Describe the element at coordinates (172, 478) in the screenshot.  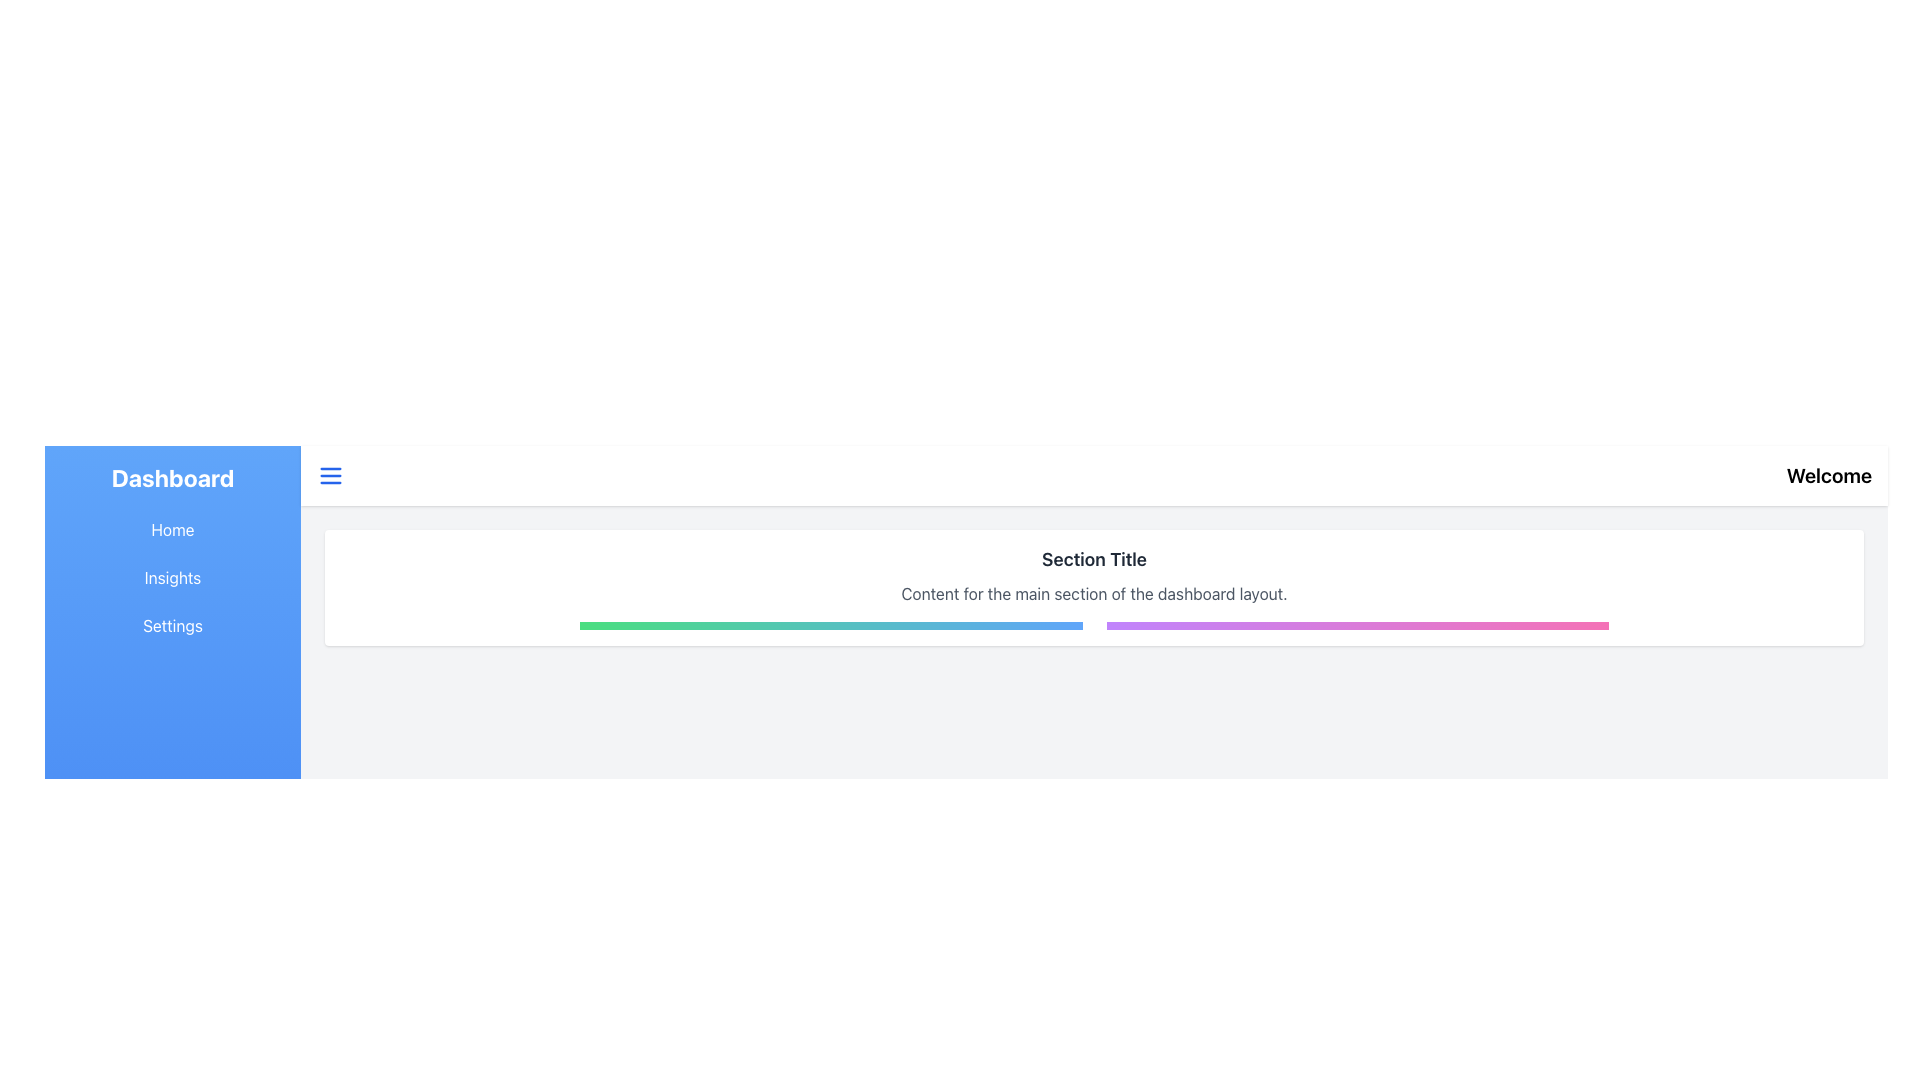
I see `the static text label located at the top of the sidebar menu, which indicates the current section or primary focus of the view` at that location.